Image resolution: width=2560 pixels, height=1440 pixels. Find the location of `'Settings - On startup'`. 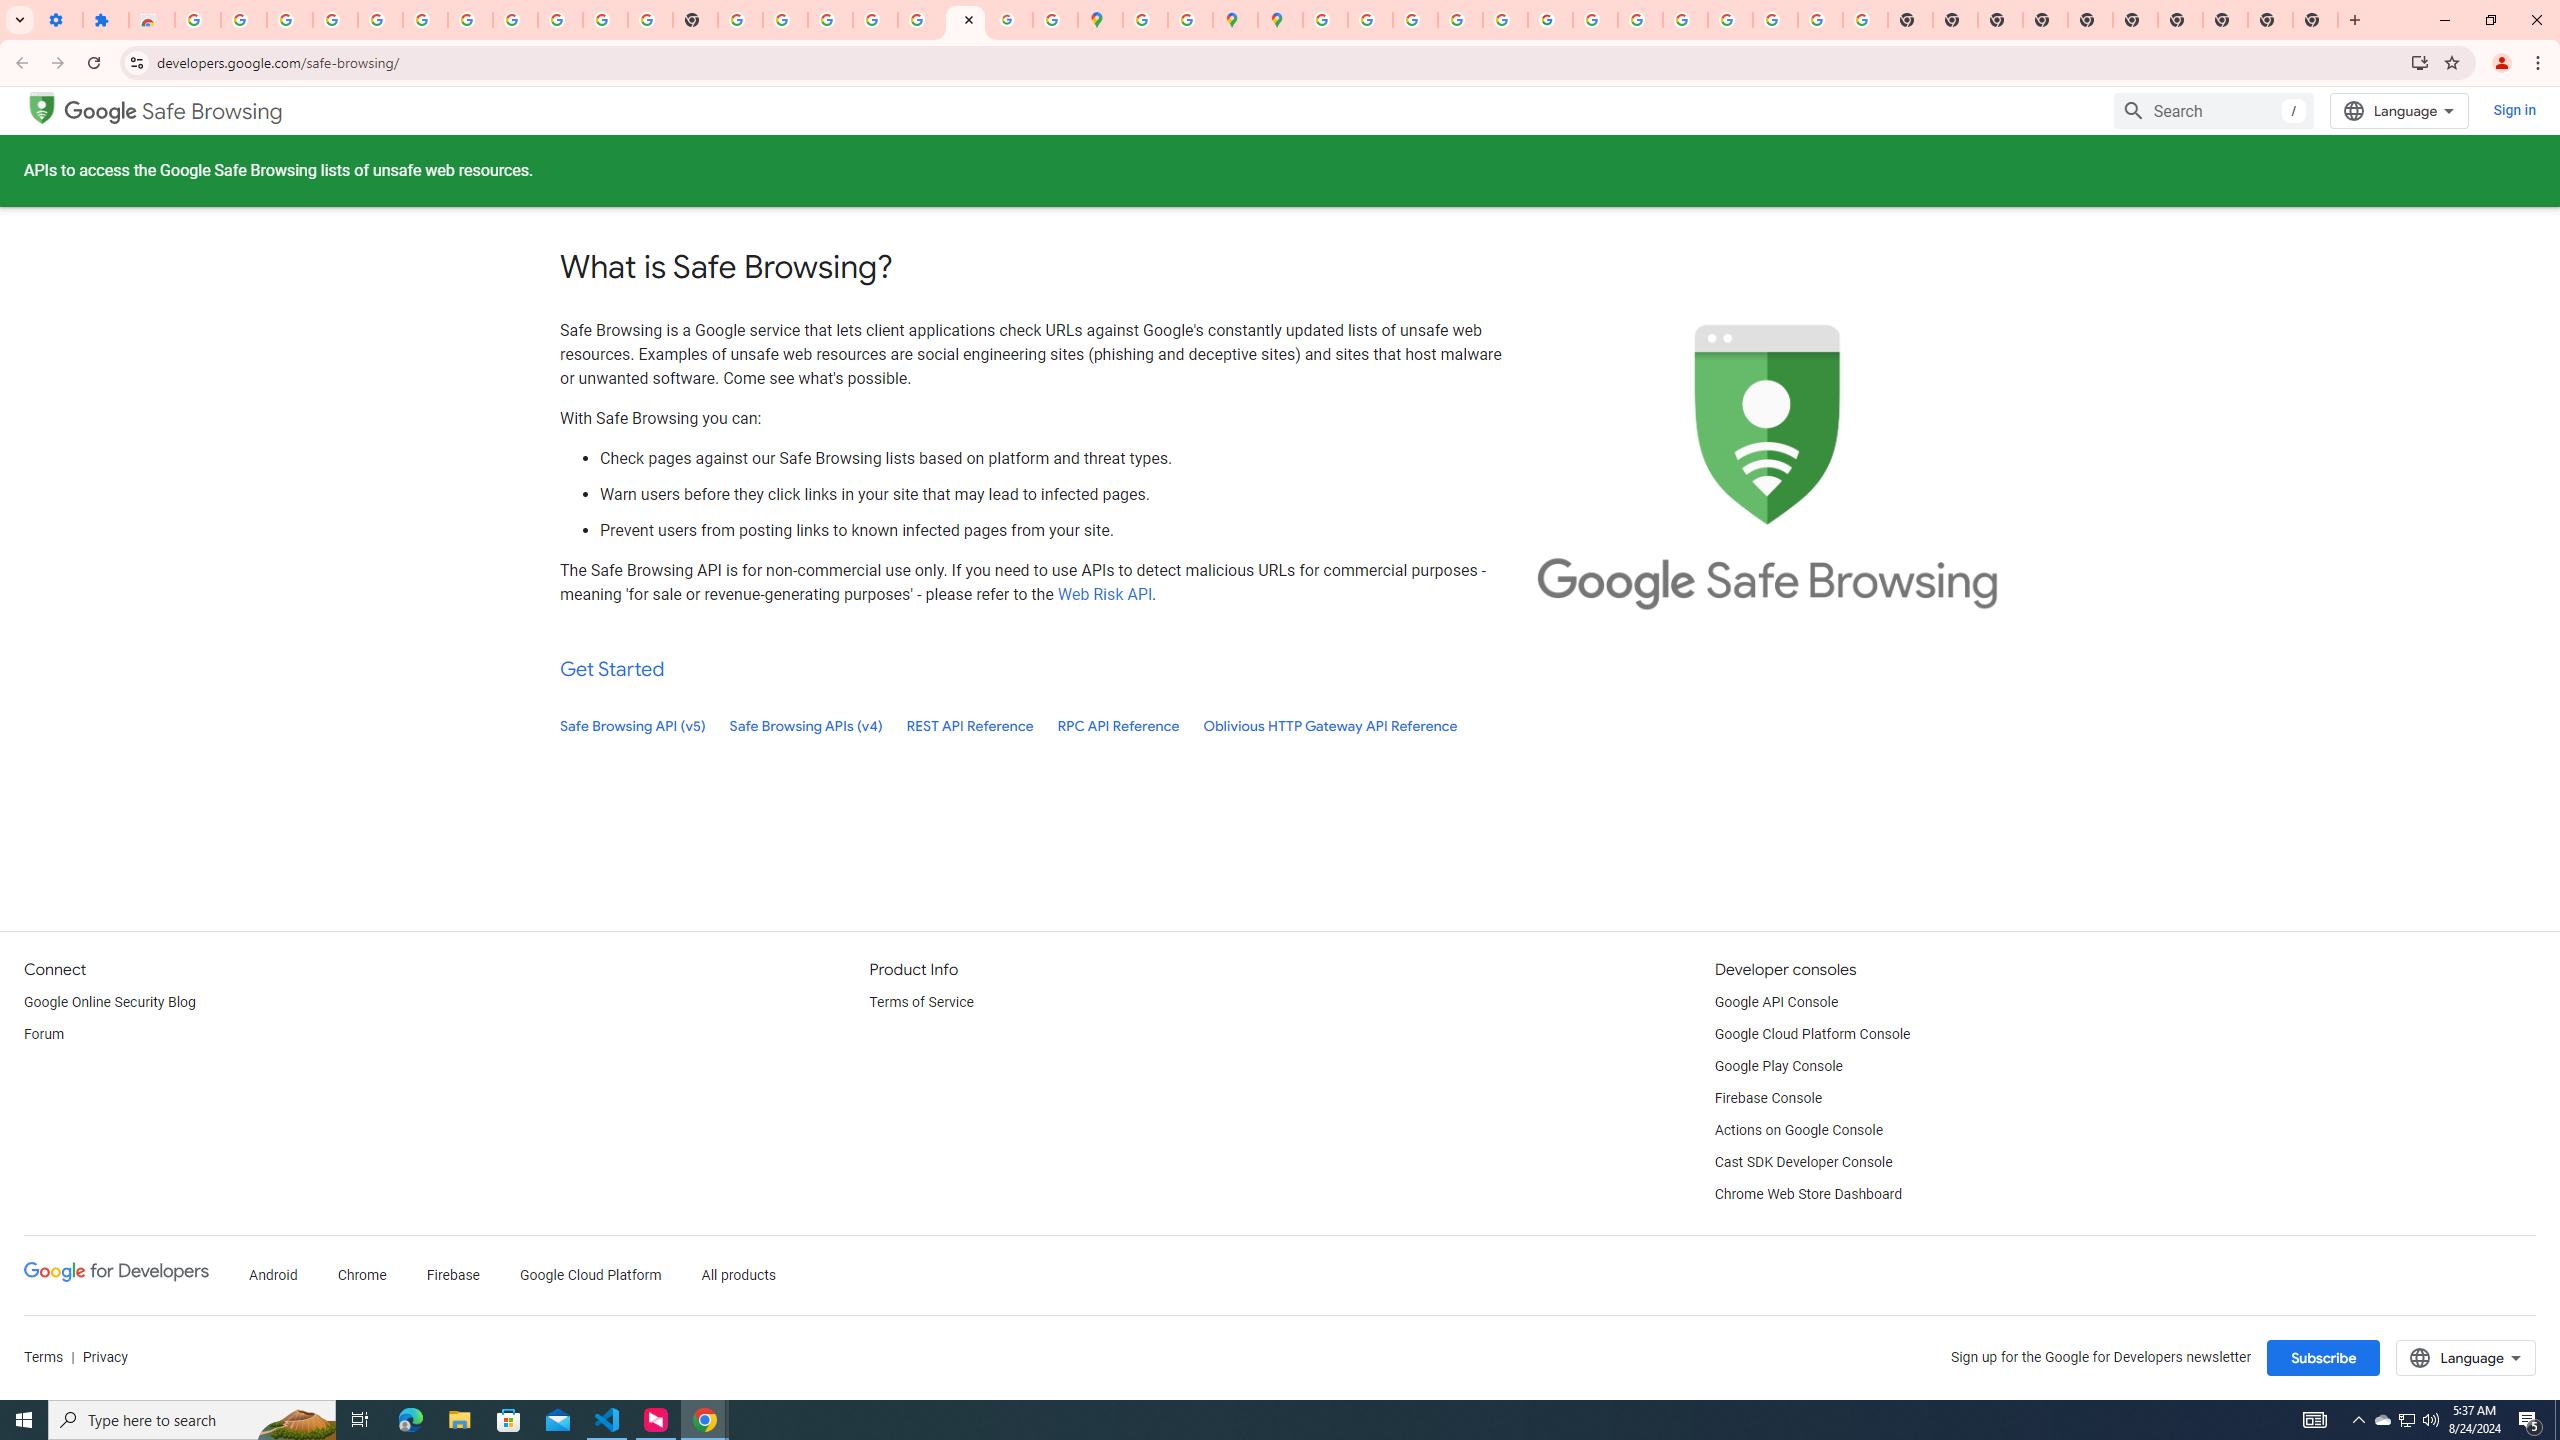

'Settings - On startup' is located at coordinates (60, 19).